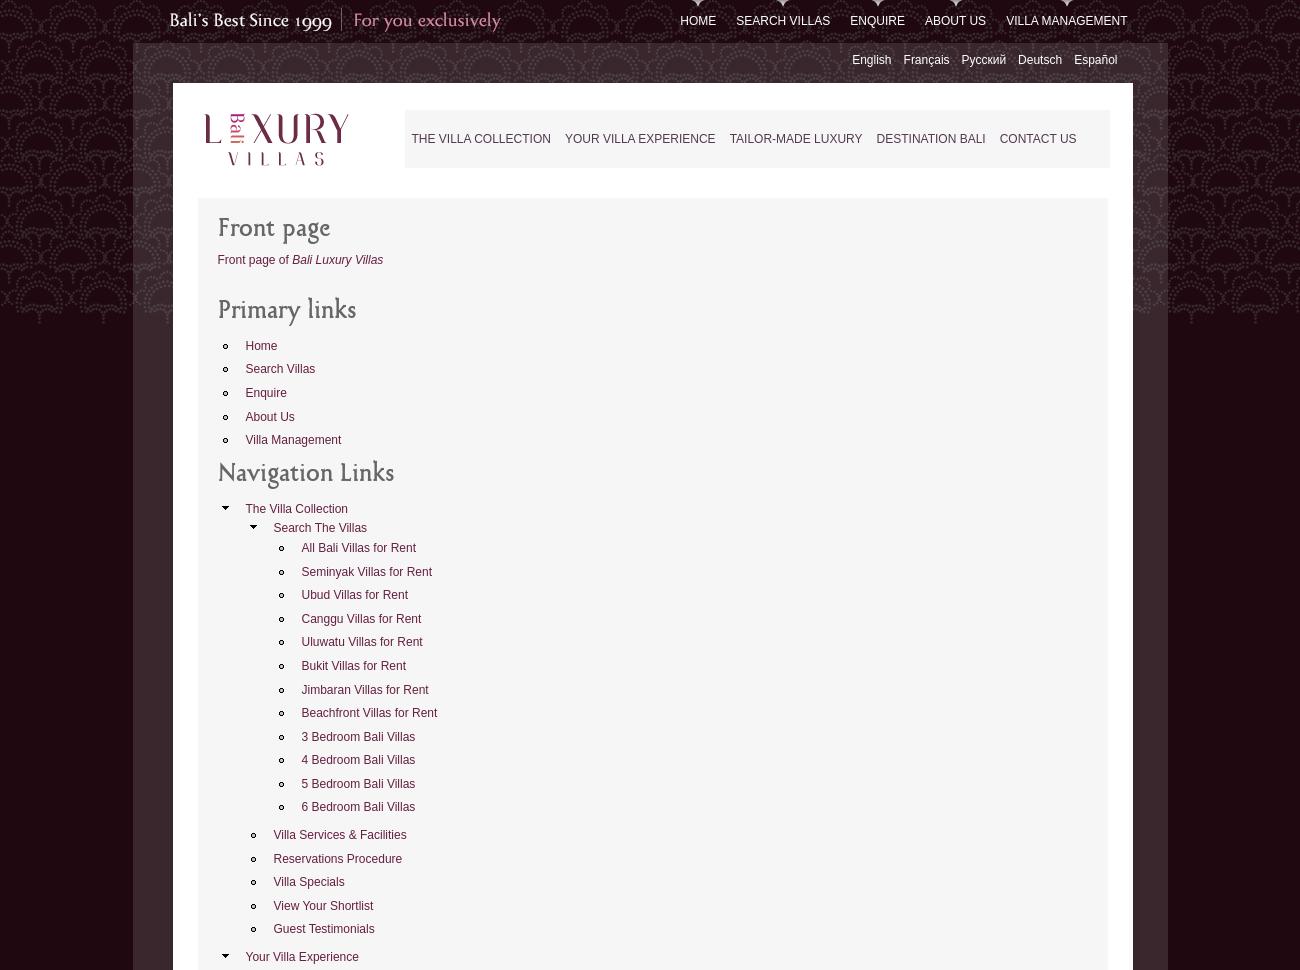 This screenshot has width=1300, height=970. Describe the element at coordinates (357, 758) in the screenshot. I see `'4 Bedroom Bali Villas'` at that location.